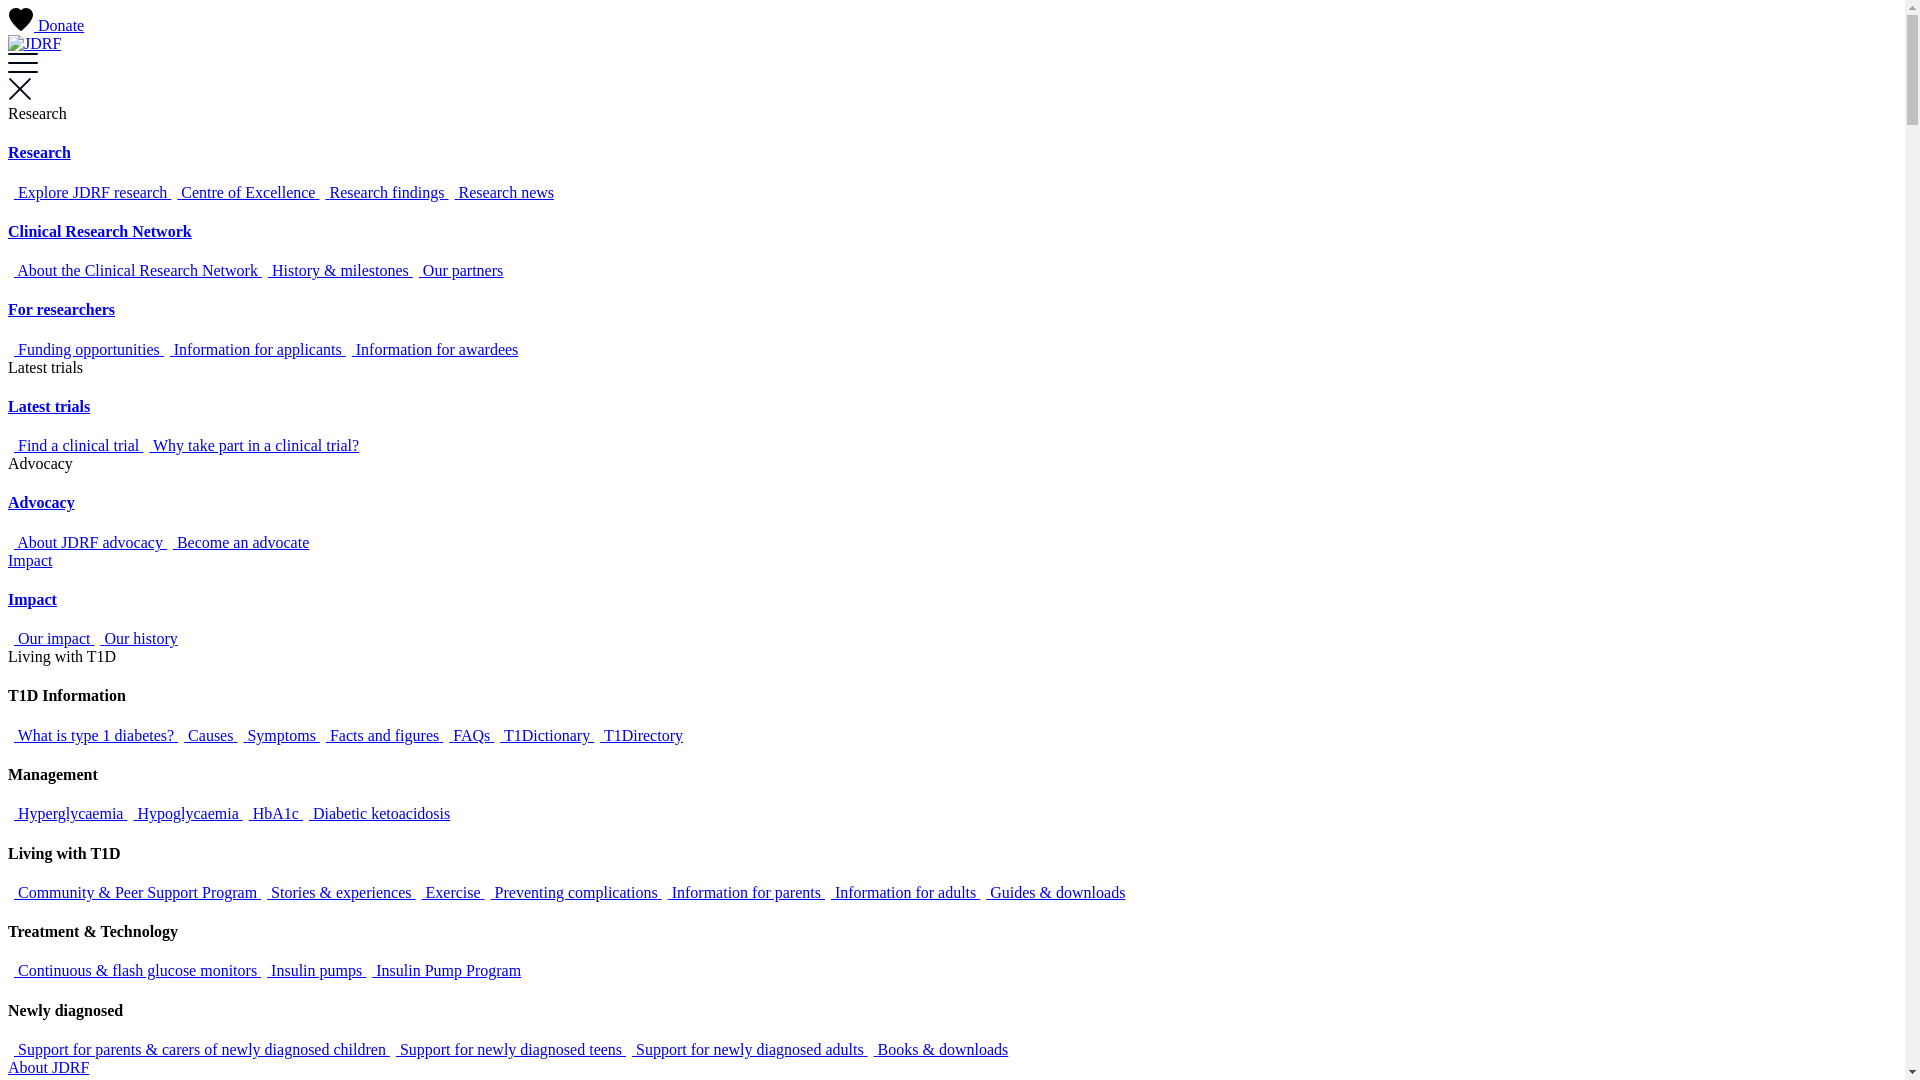 This screenshot has height=1080, width=1920. I want to click on 'Donate', so click(8, 25).